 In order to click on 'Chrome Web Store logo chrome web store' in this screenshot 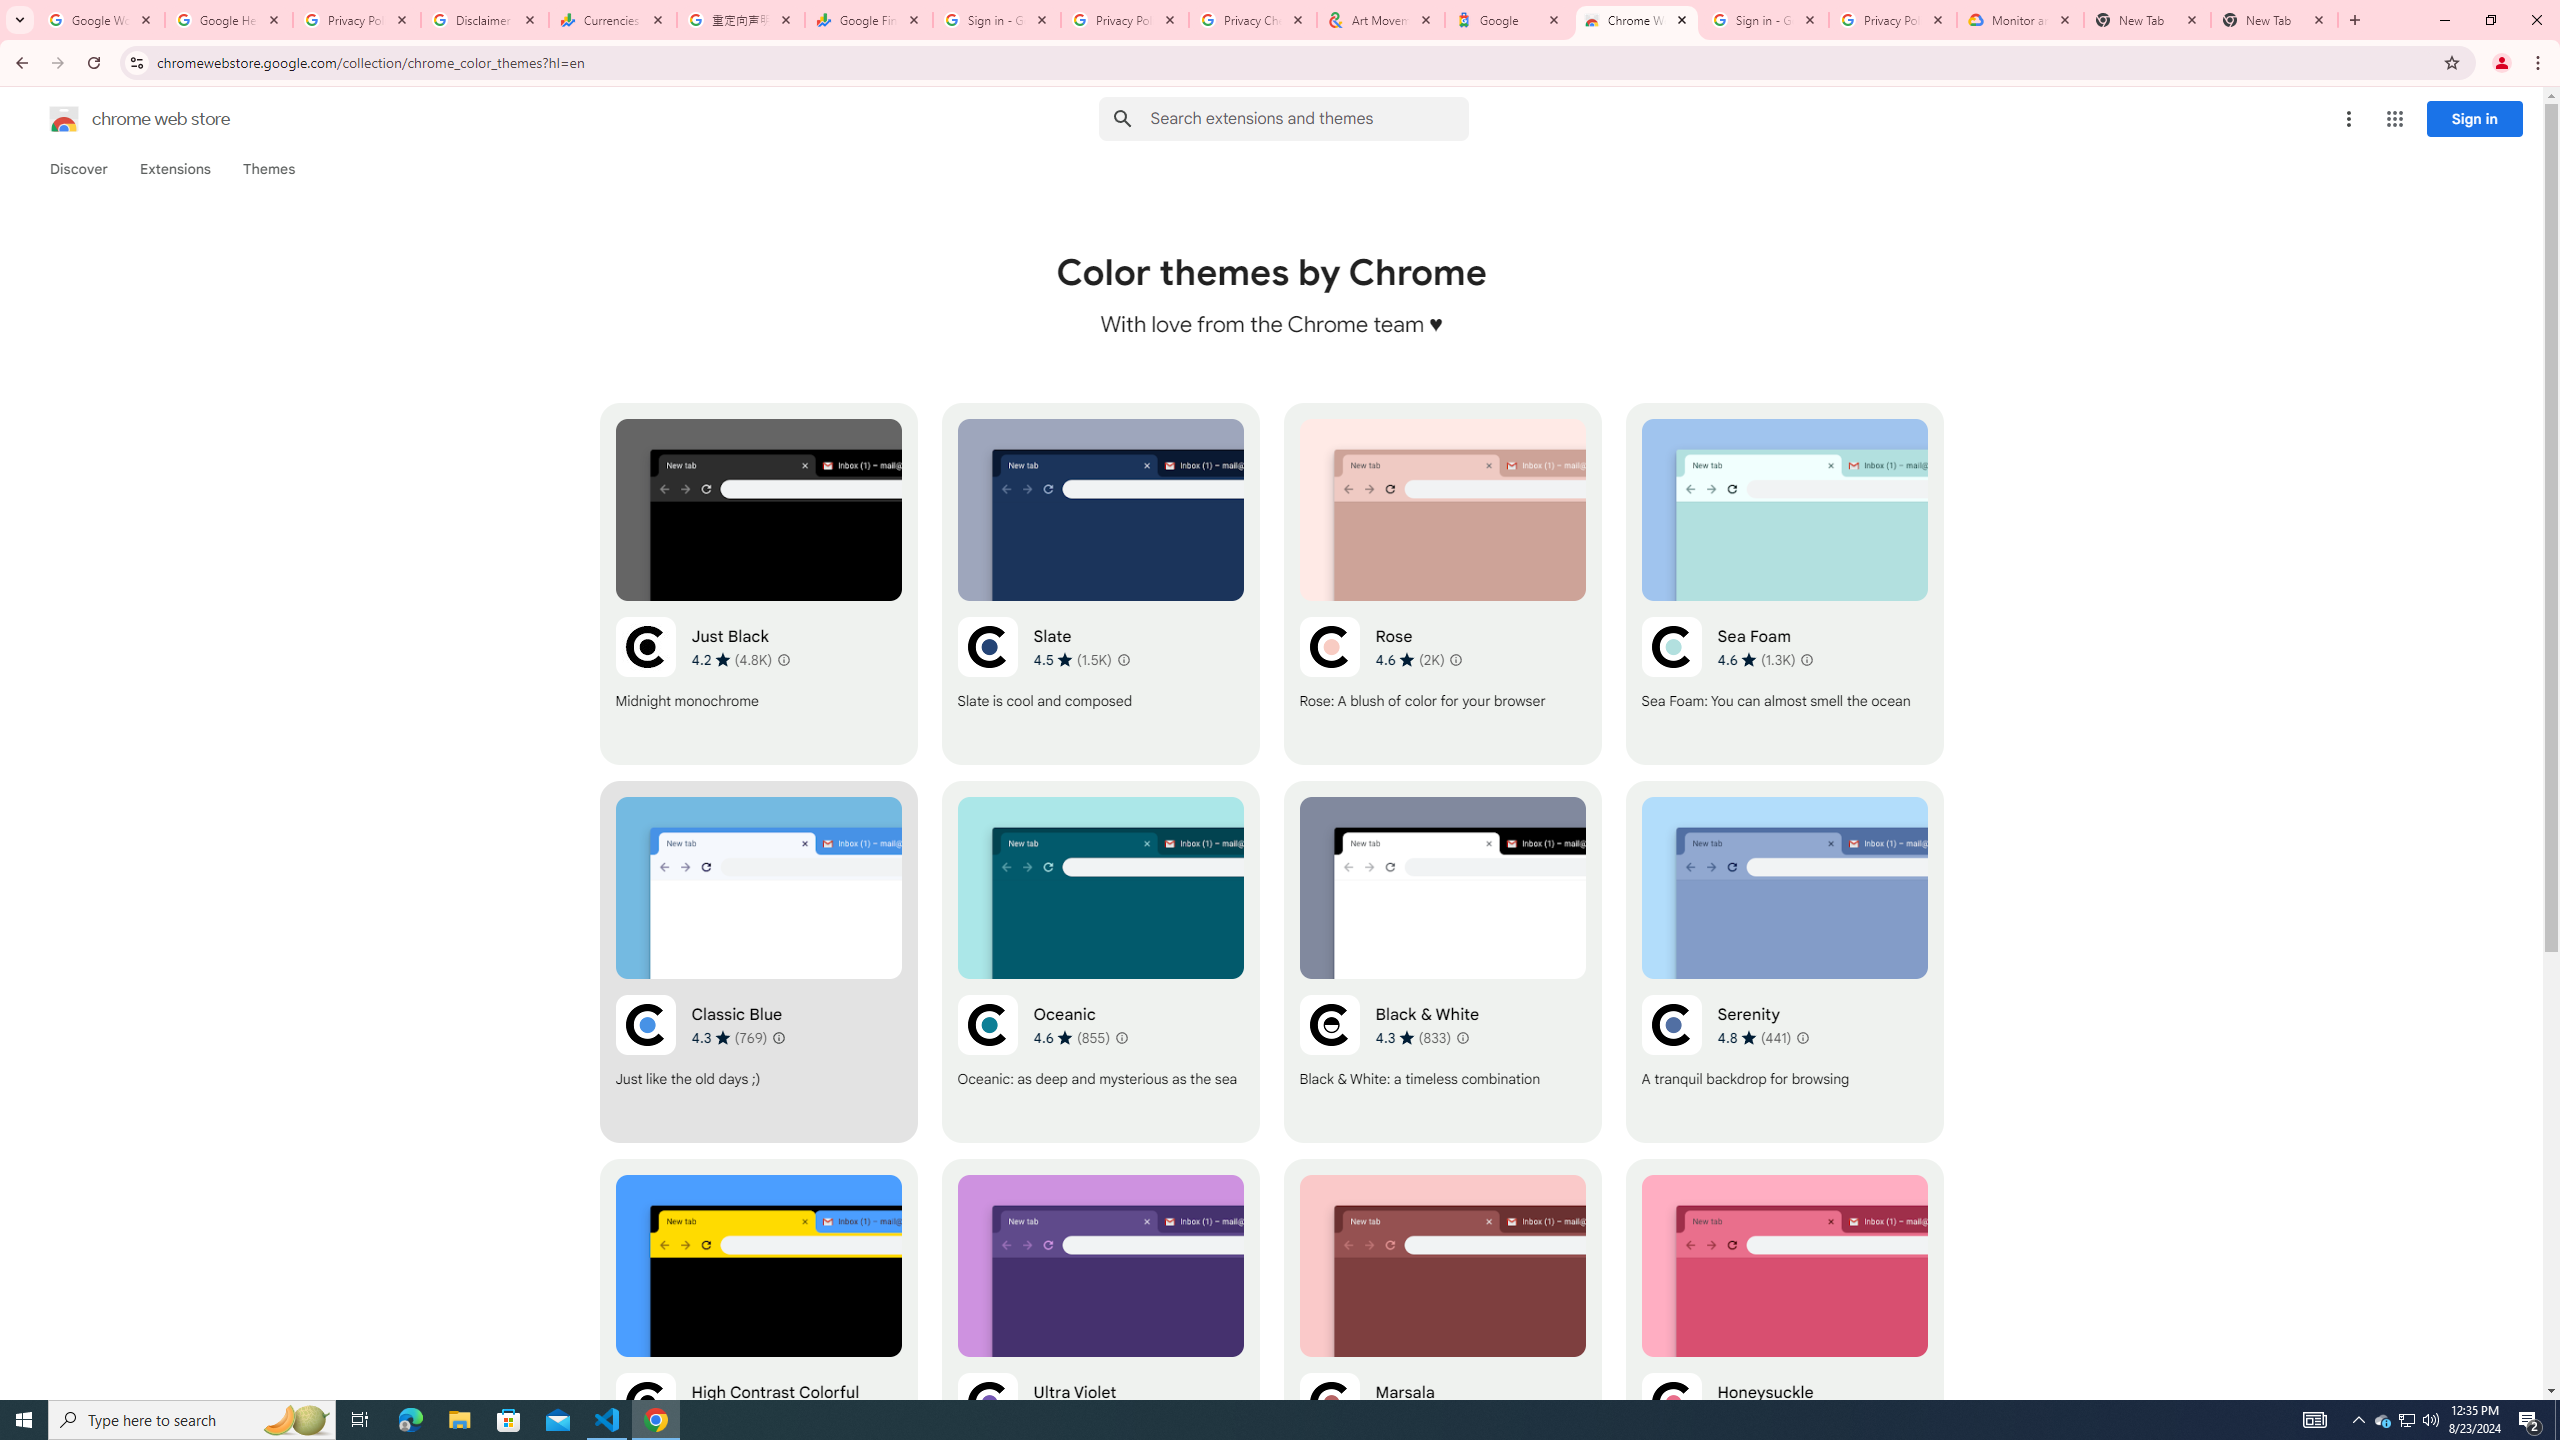, I will do `click(118, 118)`.